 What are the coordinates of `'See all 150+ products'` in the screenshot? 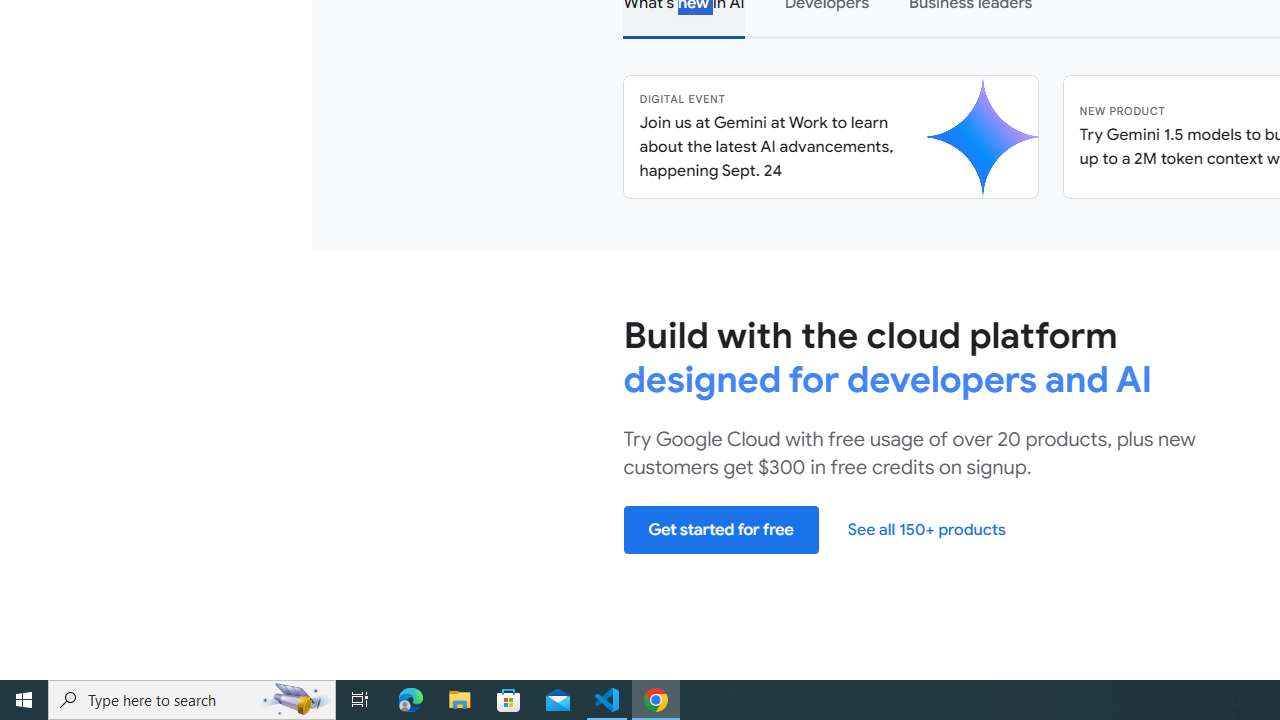 It's located at (925, 528).